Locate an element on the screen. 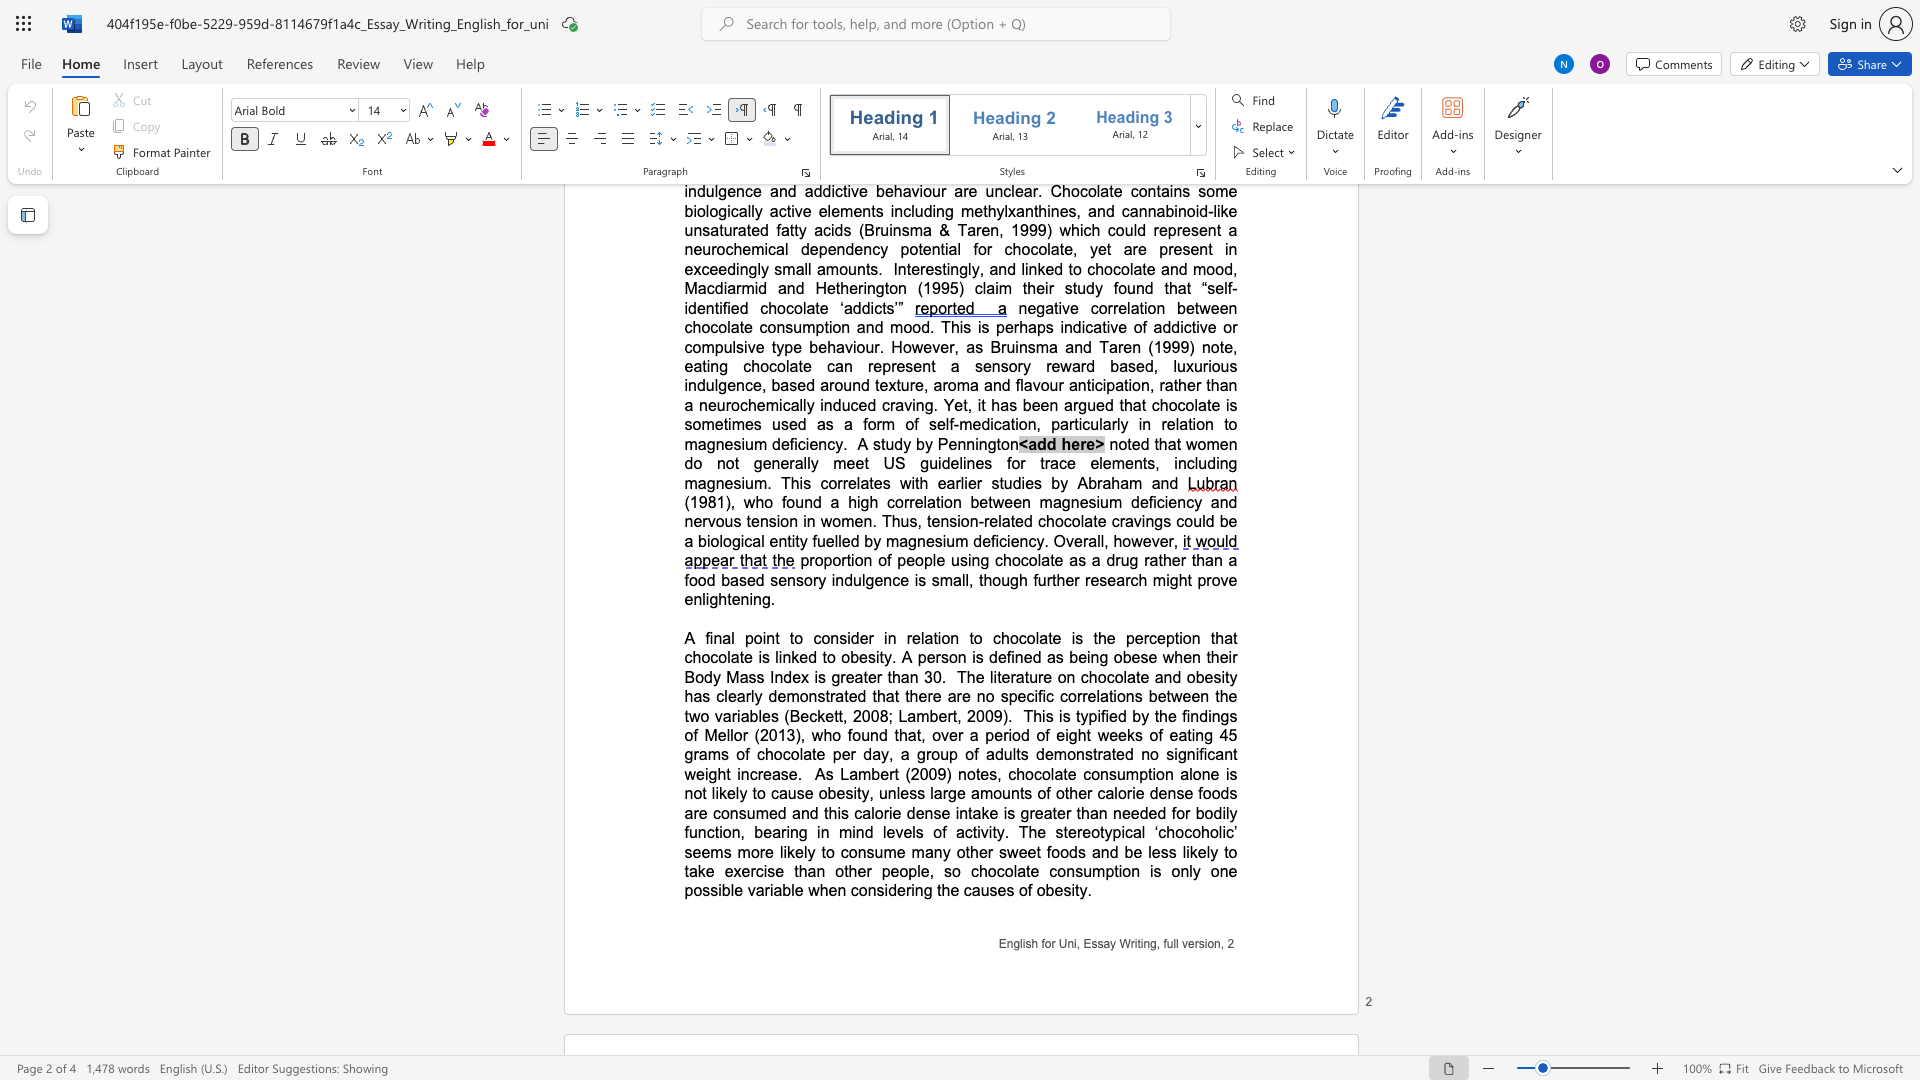 The height and width of the screenshot is (1080, 1920). the subset text "x is greater th" within the text "that chocolate is linked to obesity. A person is defined as being obese when their Body Mass Index is greater than 30" is located at coordinates (801, 676).